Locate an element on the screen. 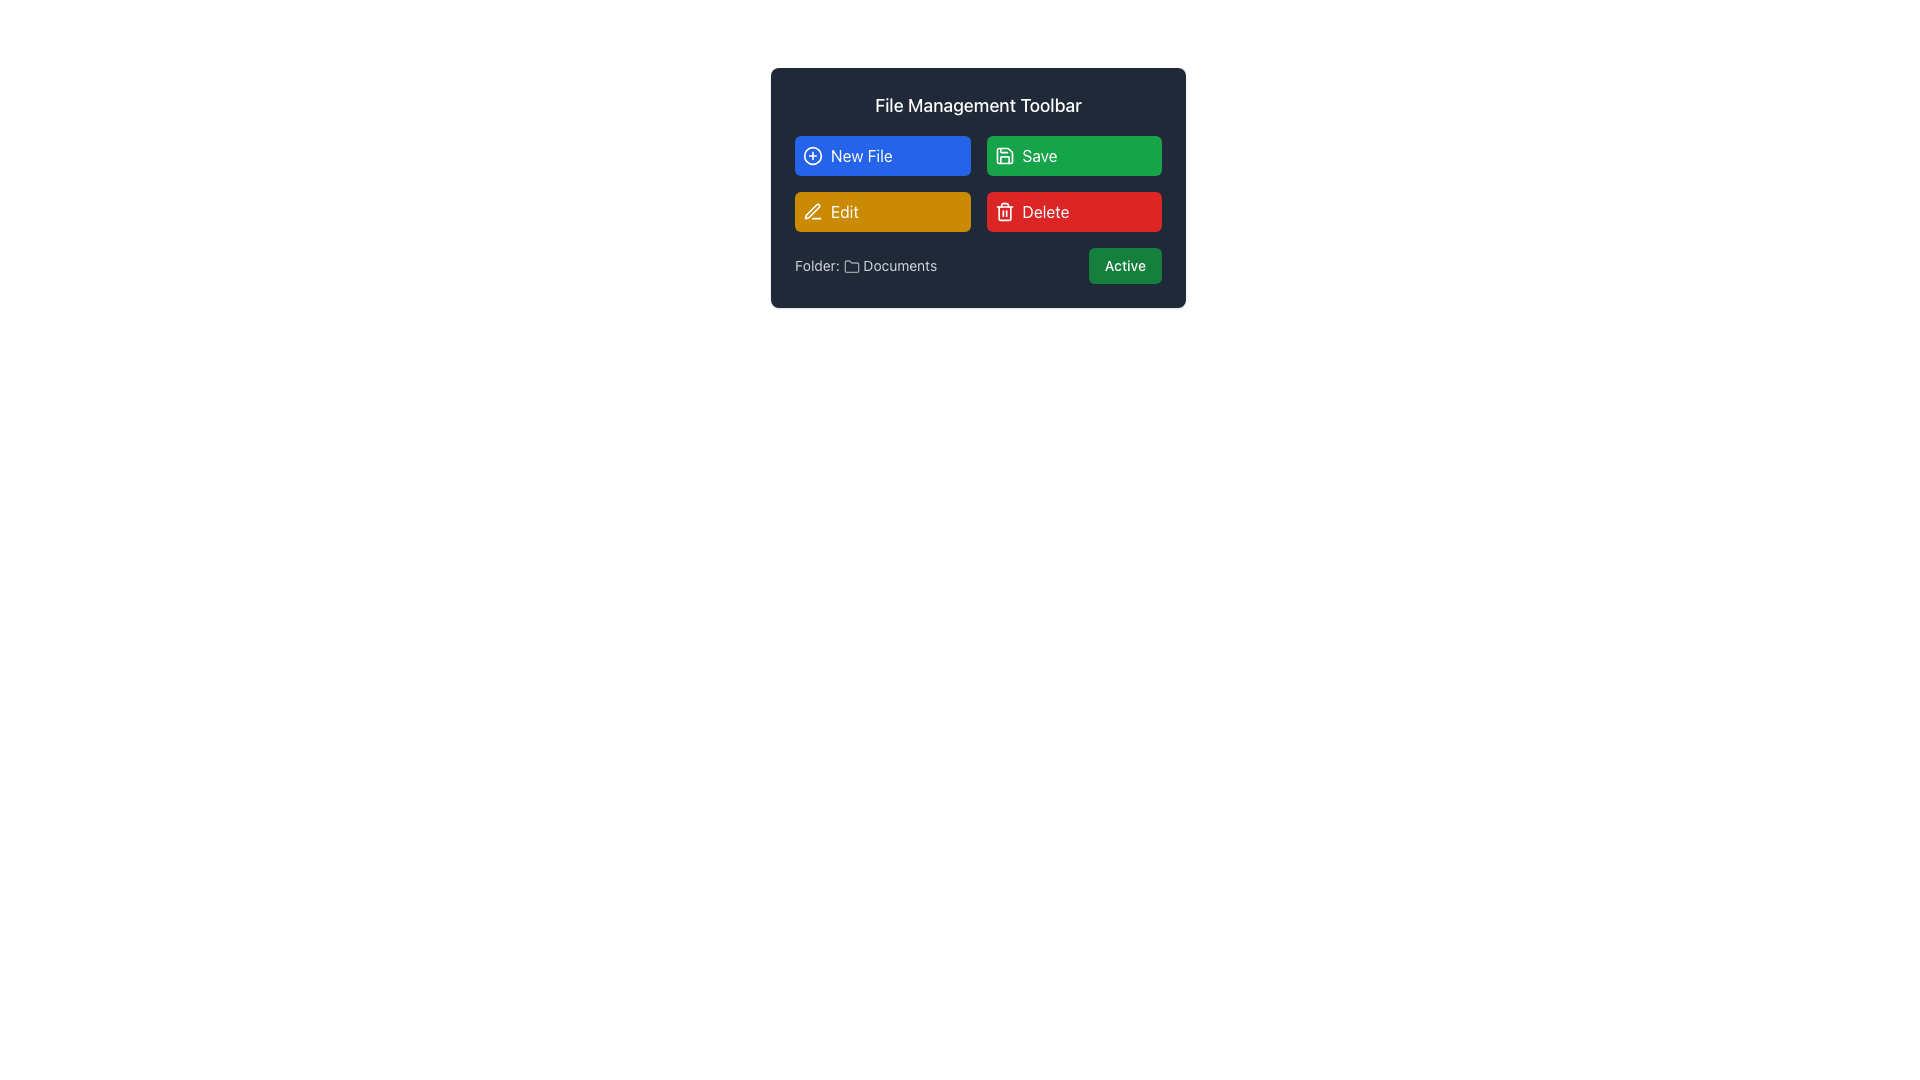 This screenshot has width=1920, height=1080. the label of the 'Save' button located in the top-right area of the 'File Management Toolbar' panel is located at coordinates (1040, 154).